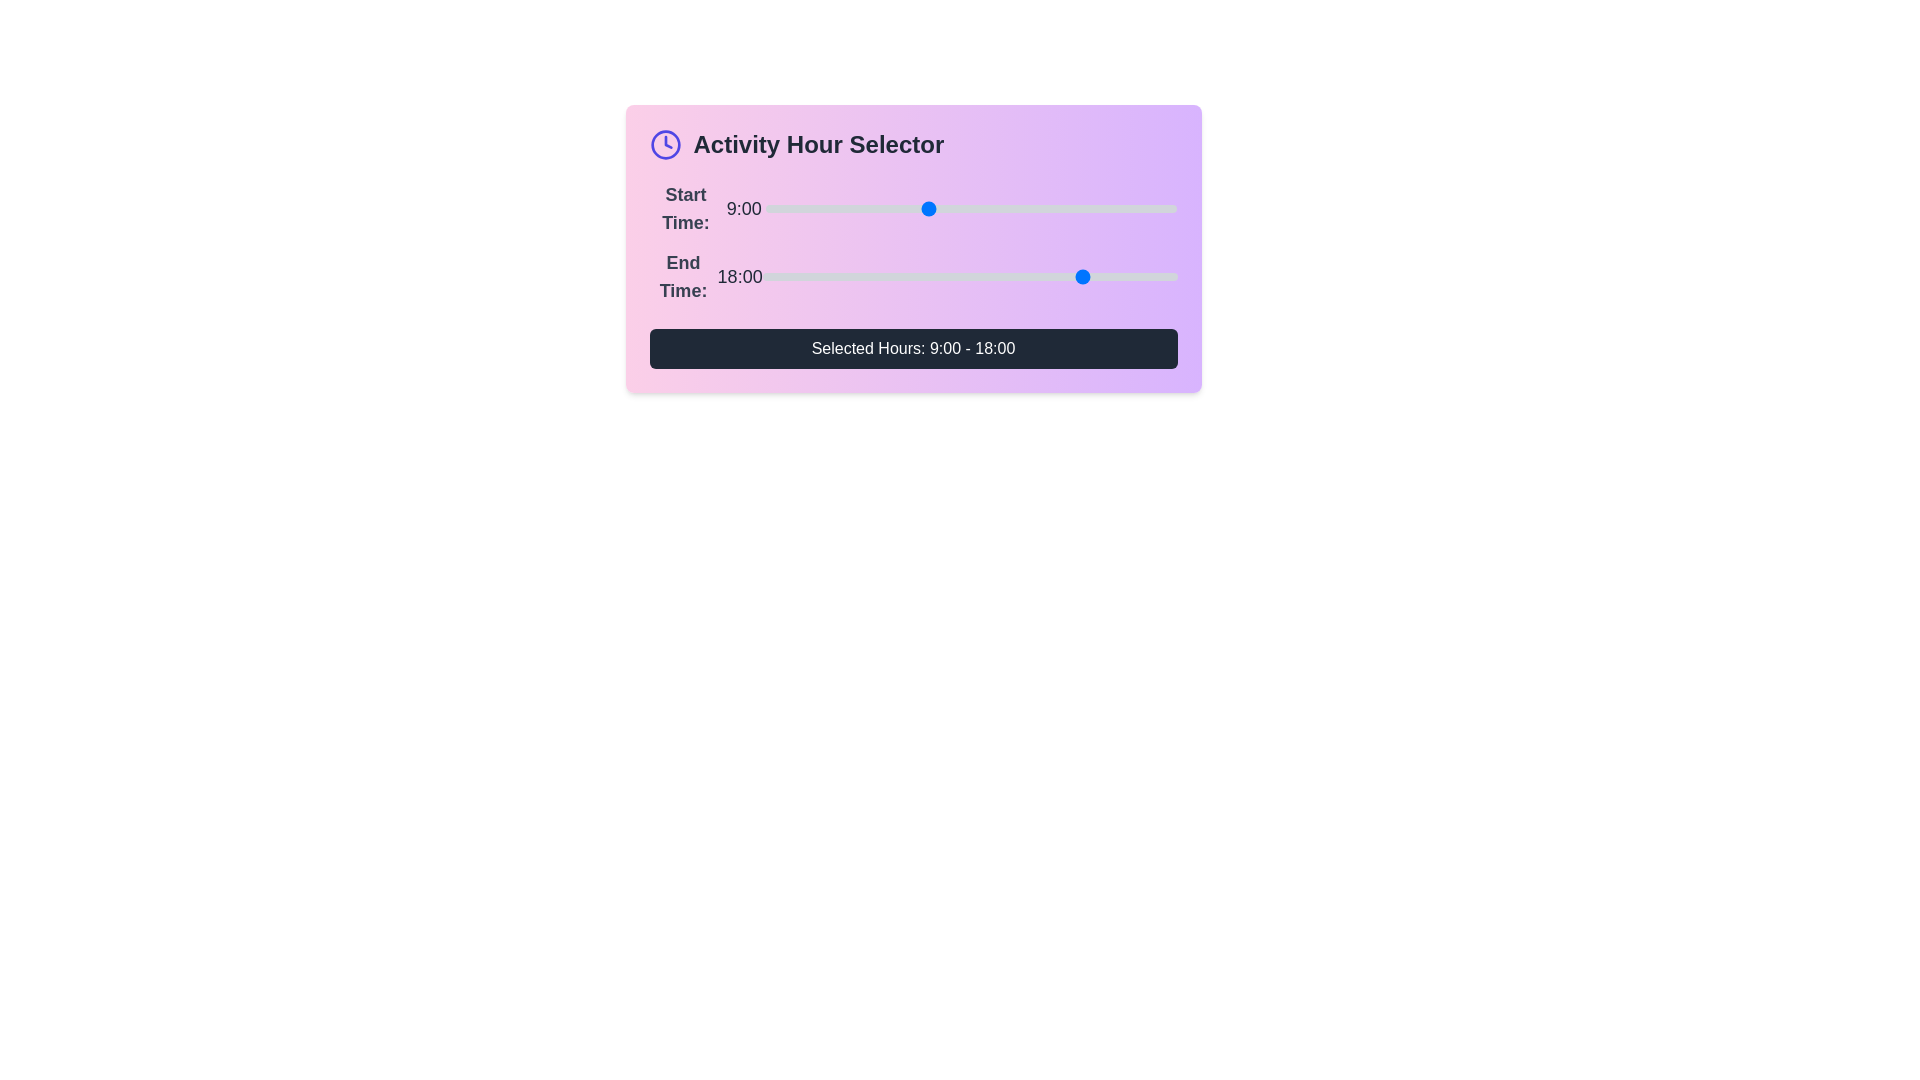  What do you see at coordinates (852, 277) in the screenshot?
I see `the end time slider to set the hour to 5` at bounding box center [852, 277].